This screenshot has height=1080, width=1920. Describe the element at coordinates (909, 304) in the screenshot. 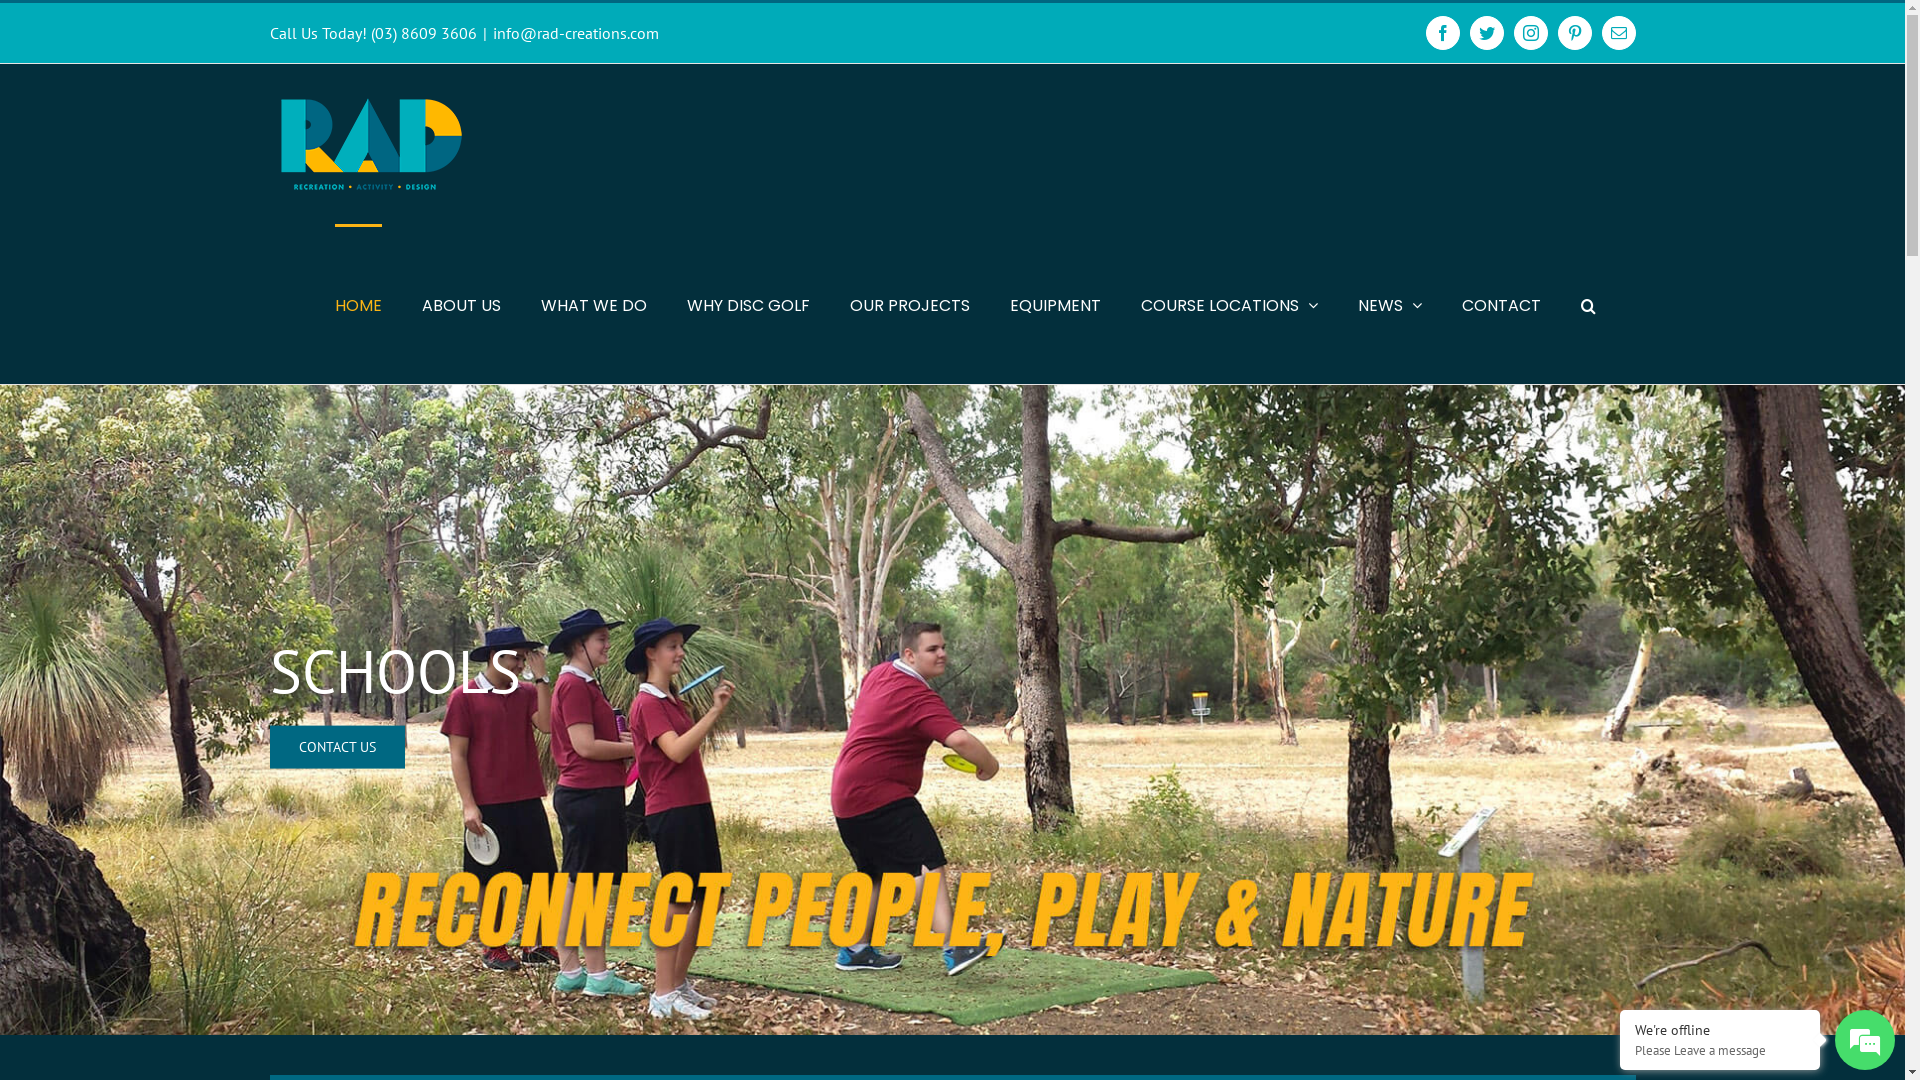

I see `'OUR PROJECTS'` at that location.